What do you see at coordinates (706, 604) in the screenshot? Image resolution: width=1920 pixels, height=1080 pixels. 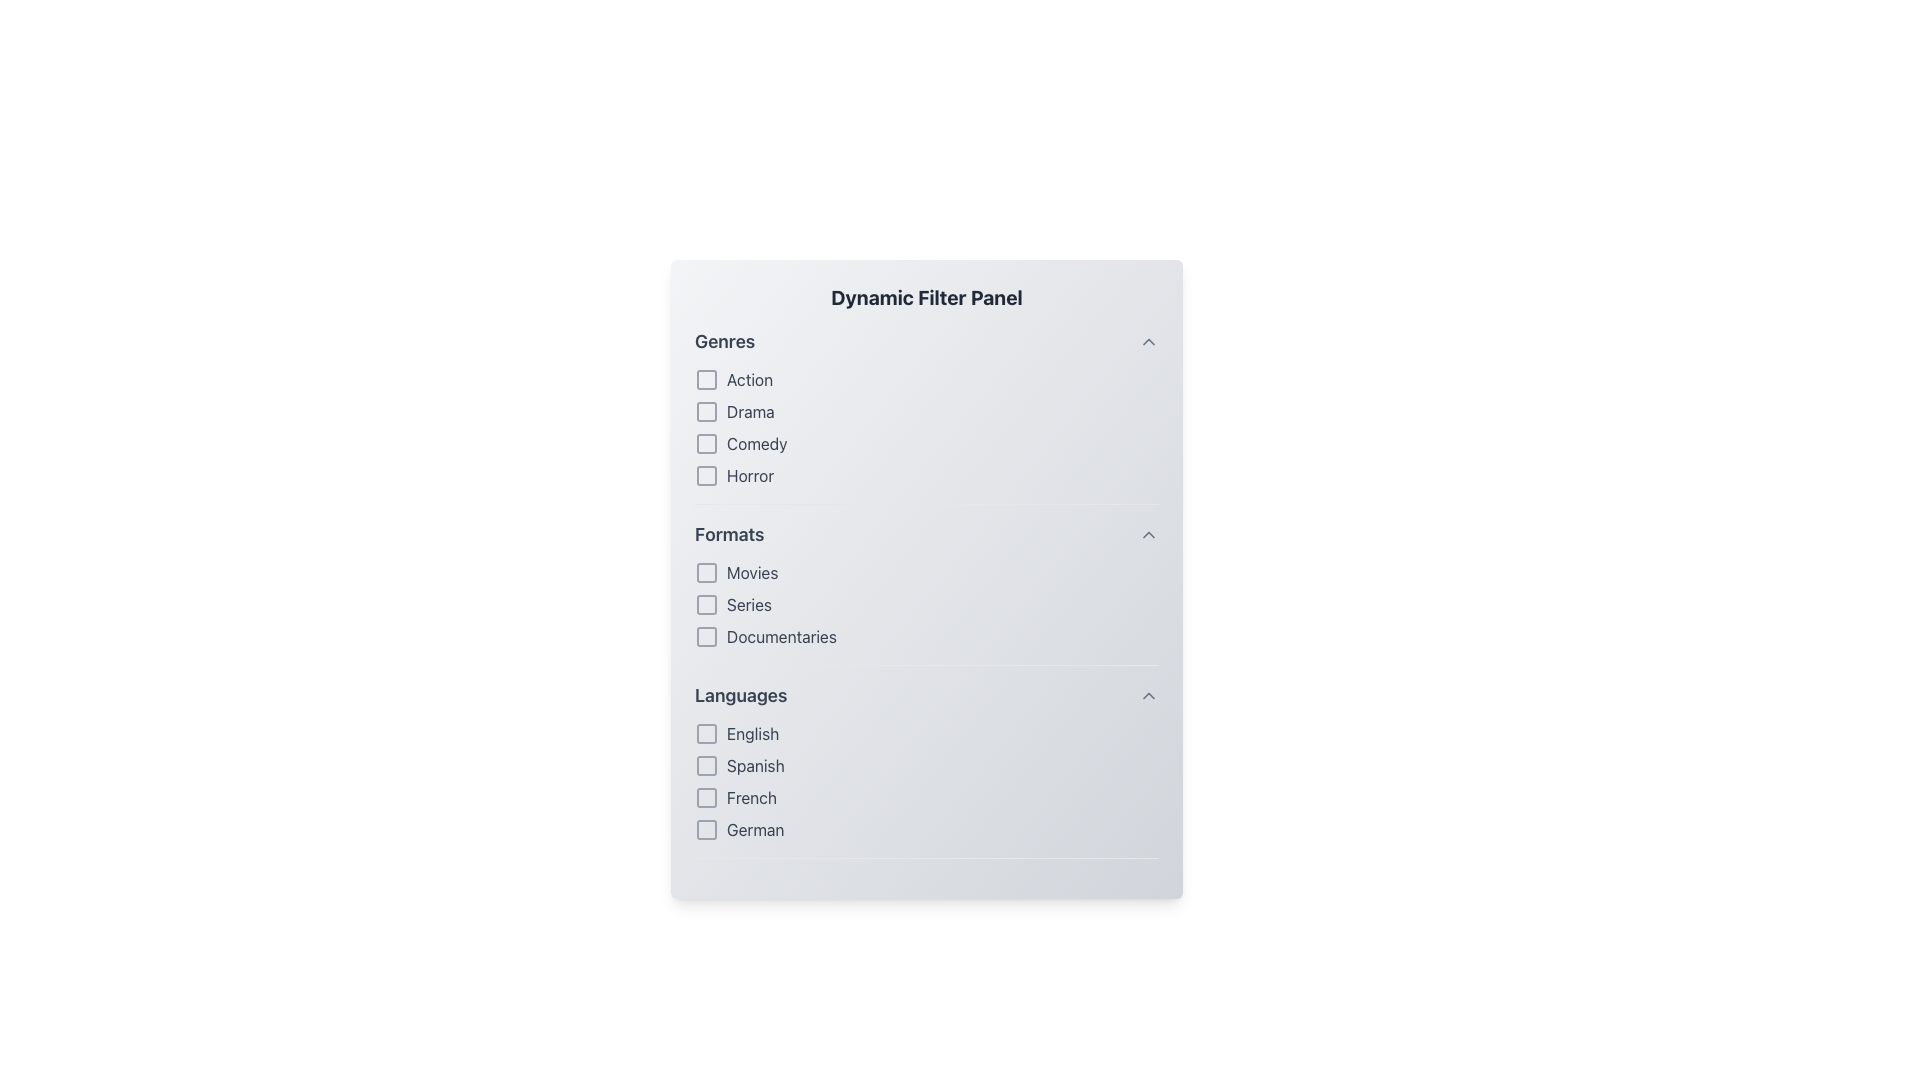 I see `the 'Series' checkbox in the 'Formats' section of the Dynamic Filter Panel` at bounding box center [706, 604].